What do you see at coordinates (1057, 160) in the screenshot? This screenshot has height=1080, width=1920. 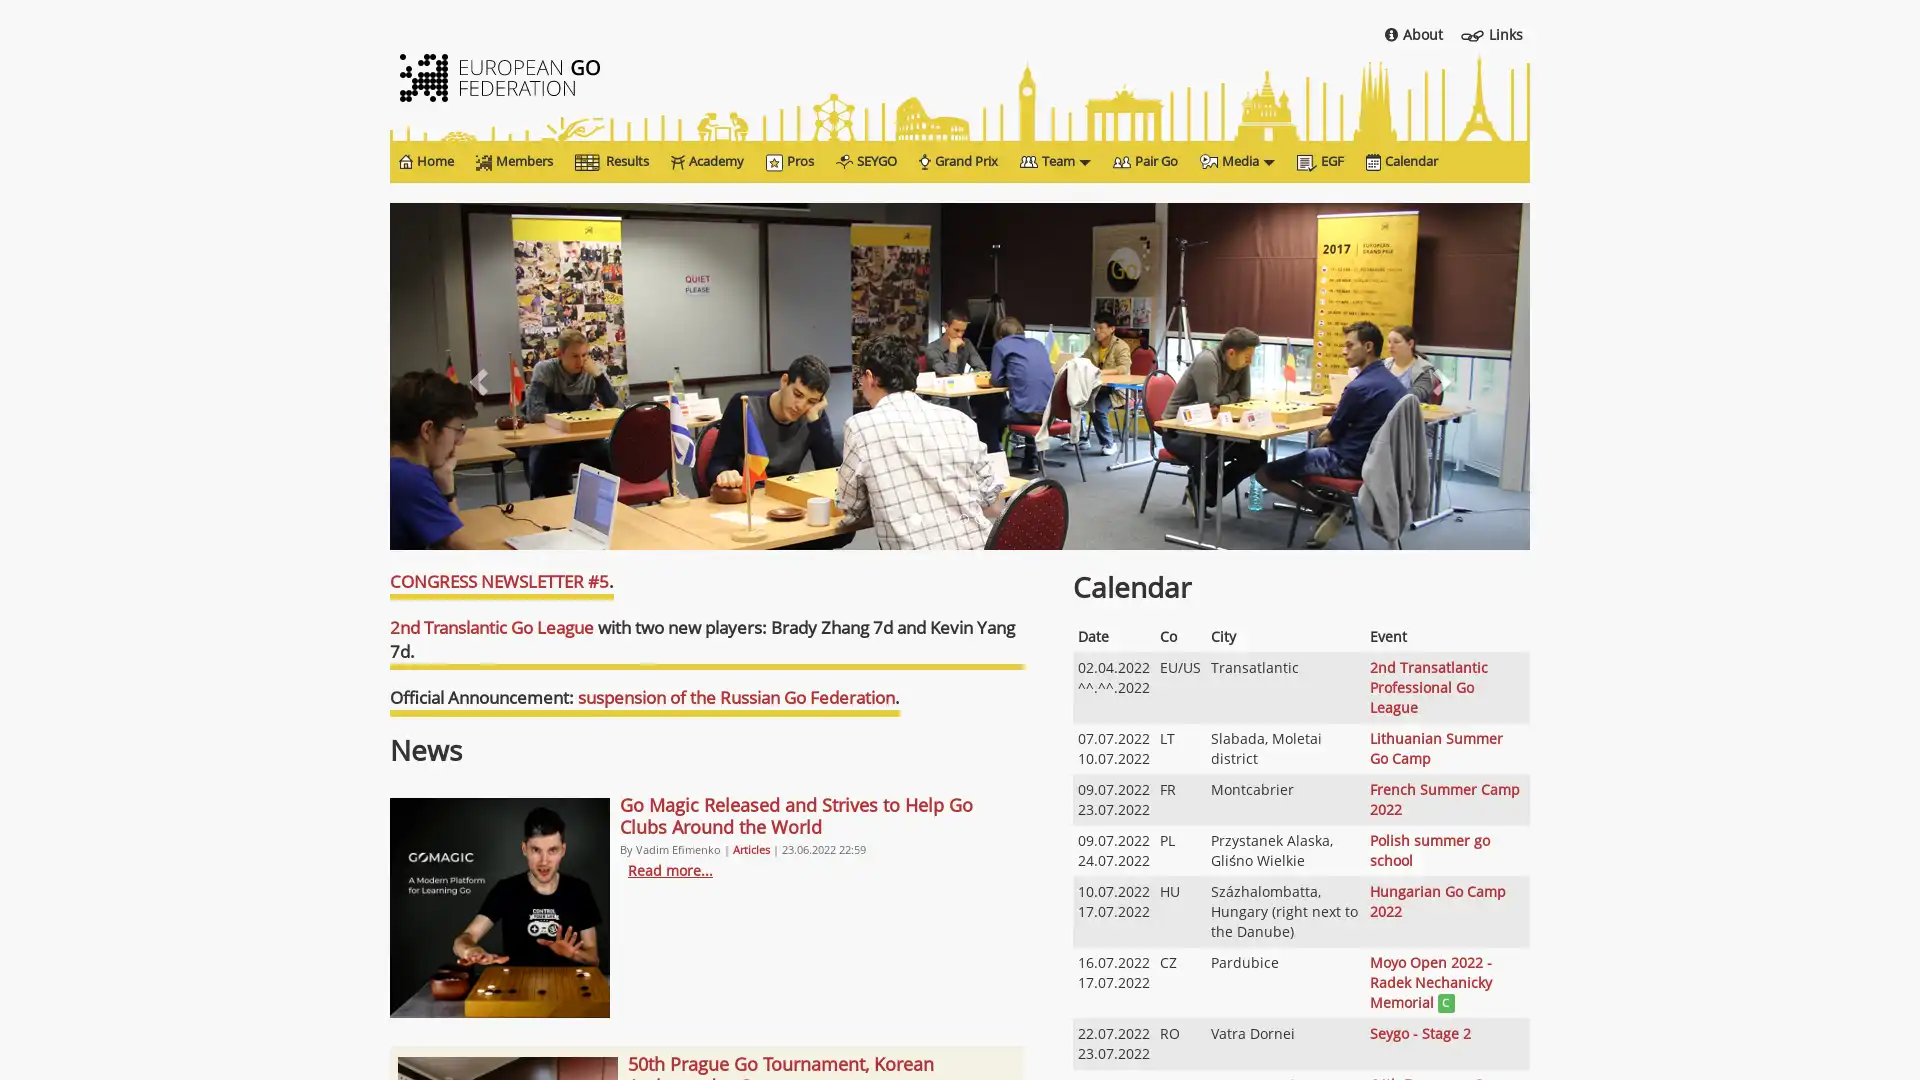 I see `Team` at bounding box center [1057, 160].